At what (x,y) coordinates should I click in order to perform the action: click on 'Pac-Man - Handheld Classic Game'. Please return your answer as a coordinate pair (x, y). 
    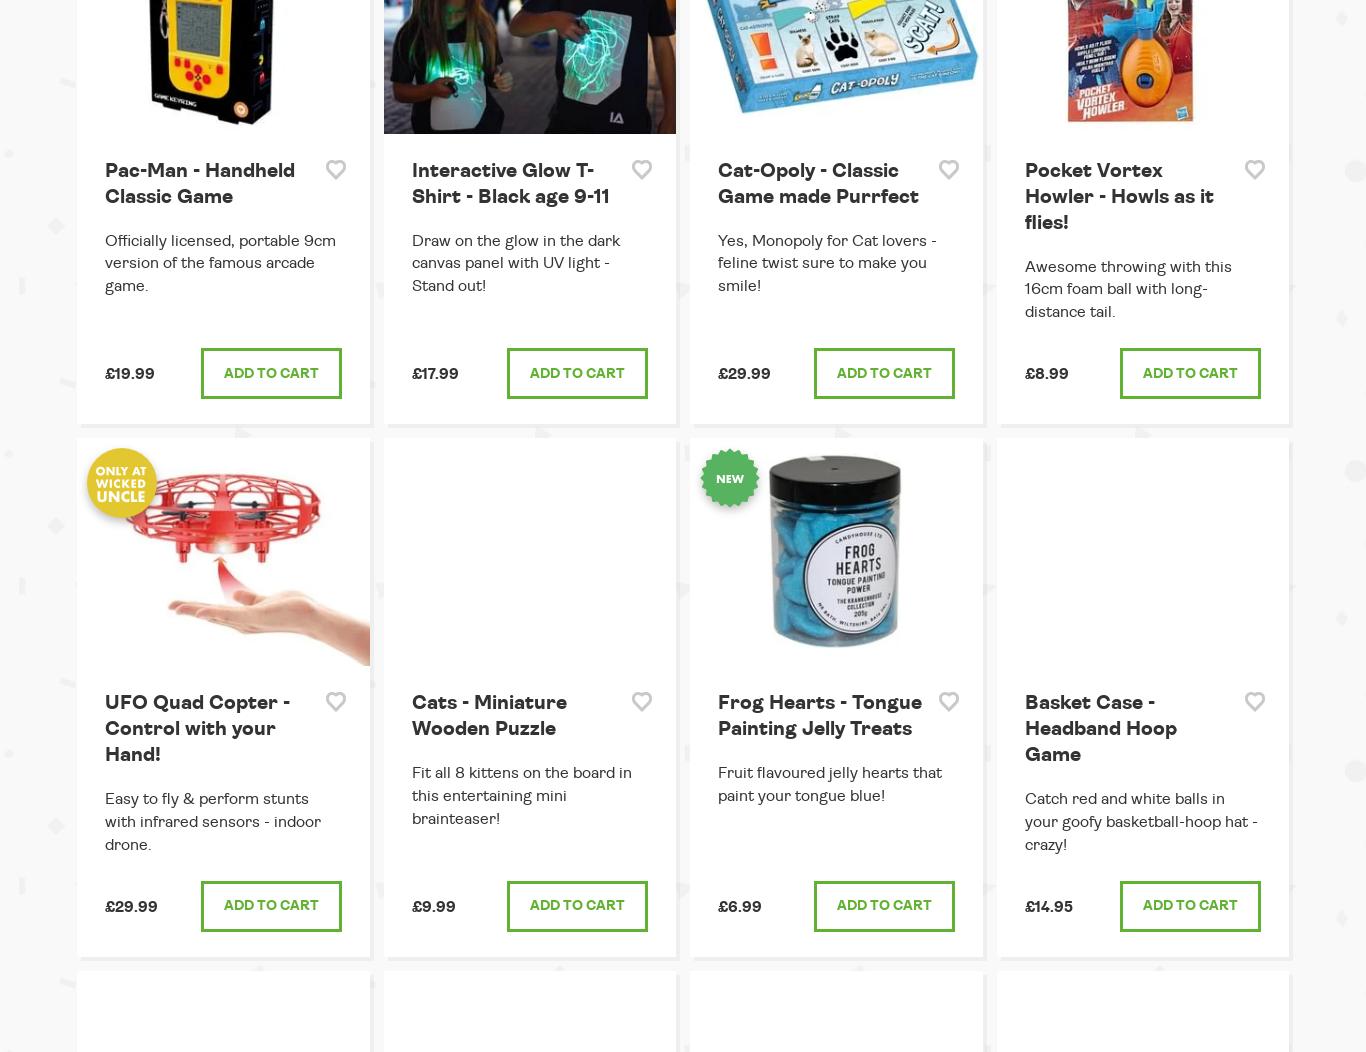
    Looking at the image, I should click on (198, 183).